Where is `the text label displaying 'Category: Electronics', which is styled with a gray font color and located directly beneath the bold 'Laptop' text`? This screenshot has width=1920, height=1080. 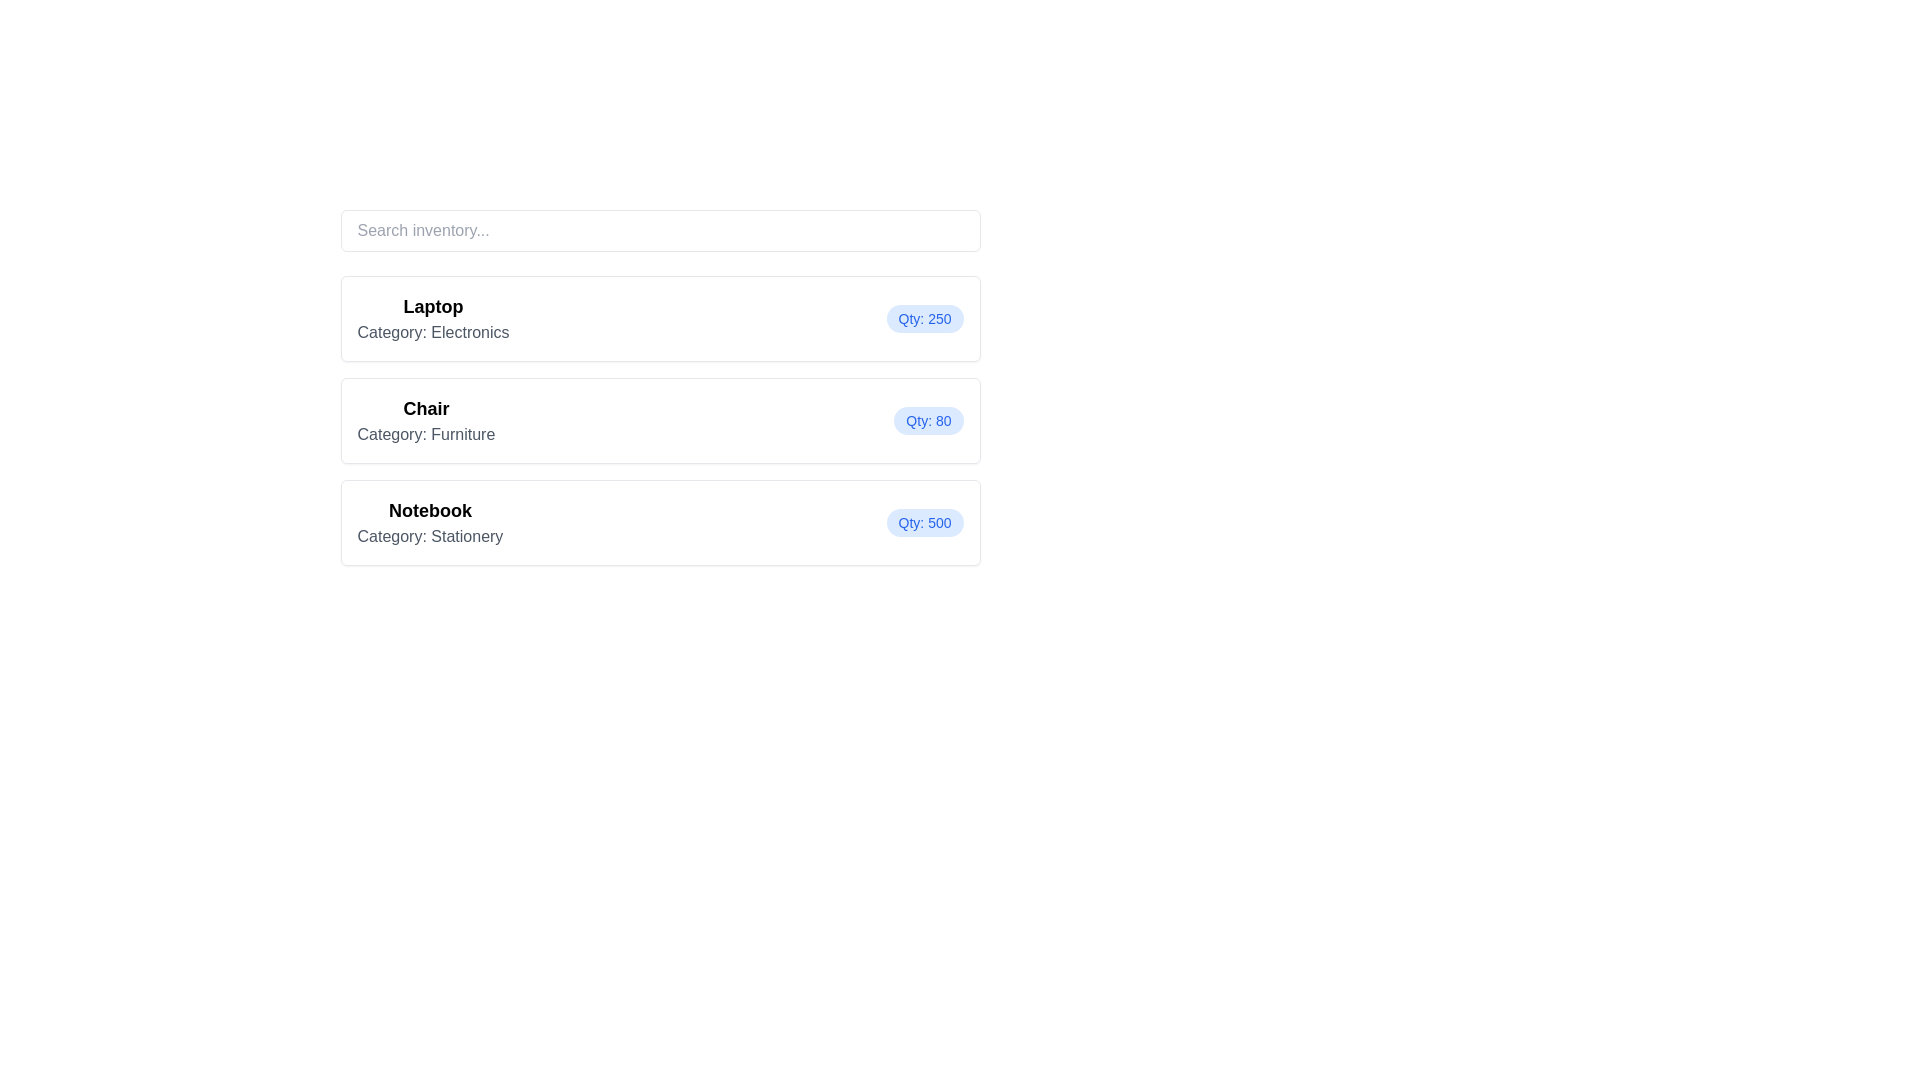
the text label displaying 'Category: Electronics', which is styled with a gray font color and located directly beneath the bold 'Laptop' text is located at coordinates (432, 331).